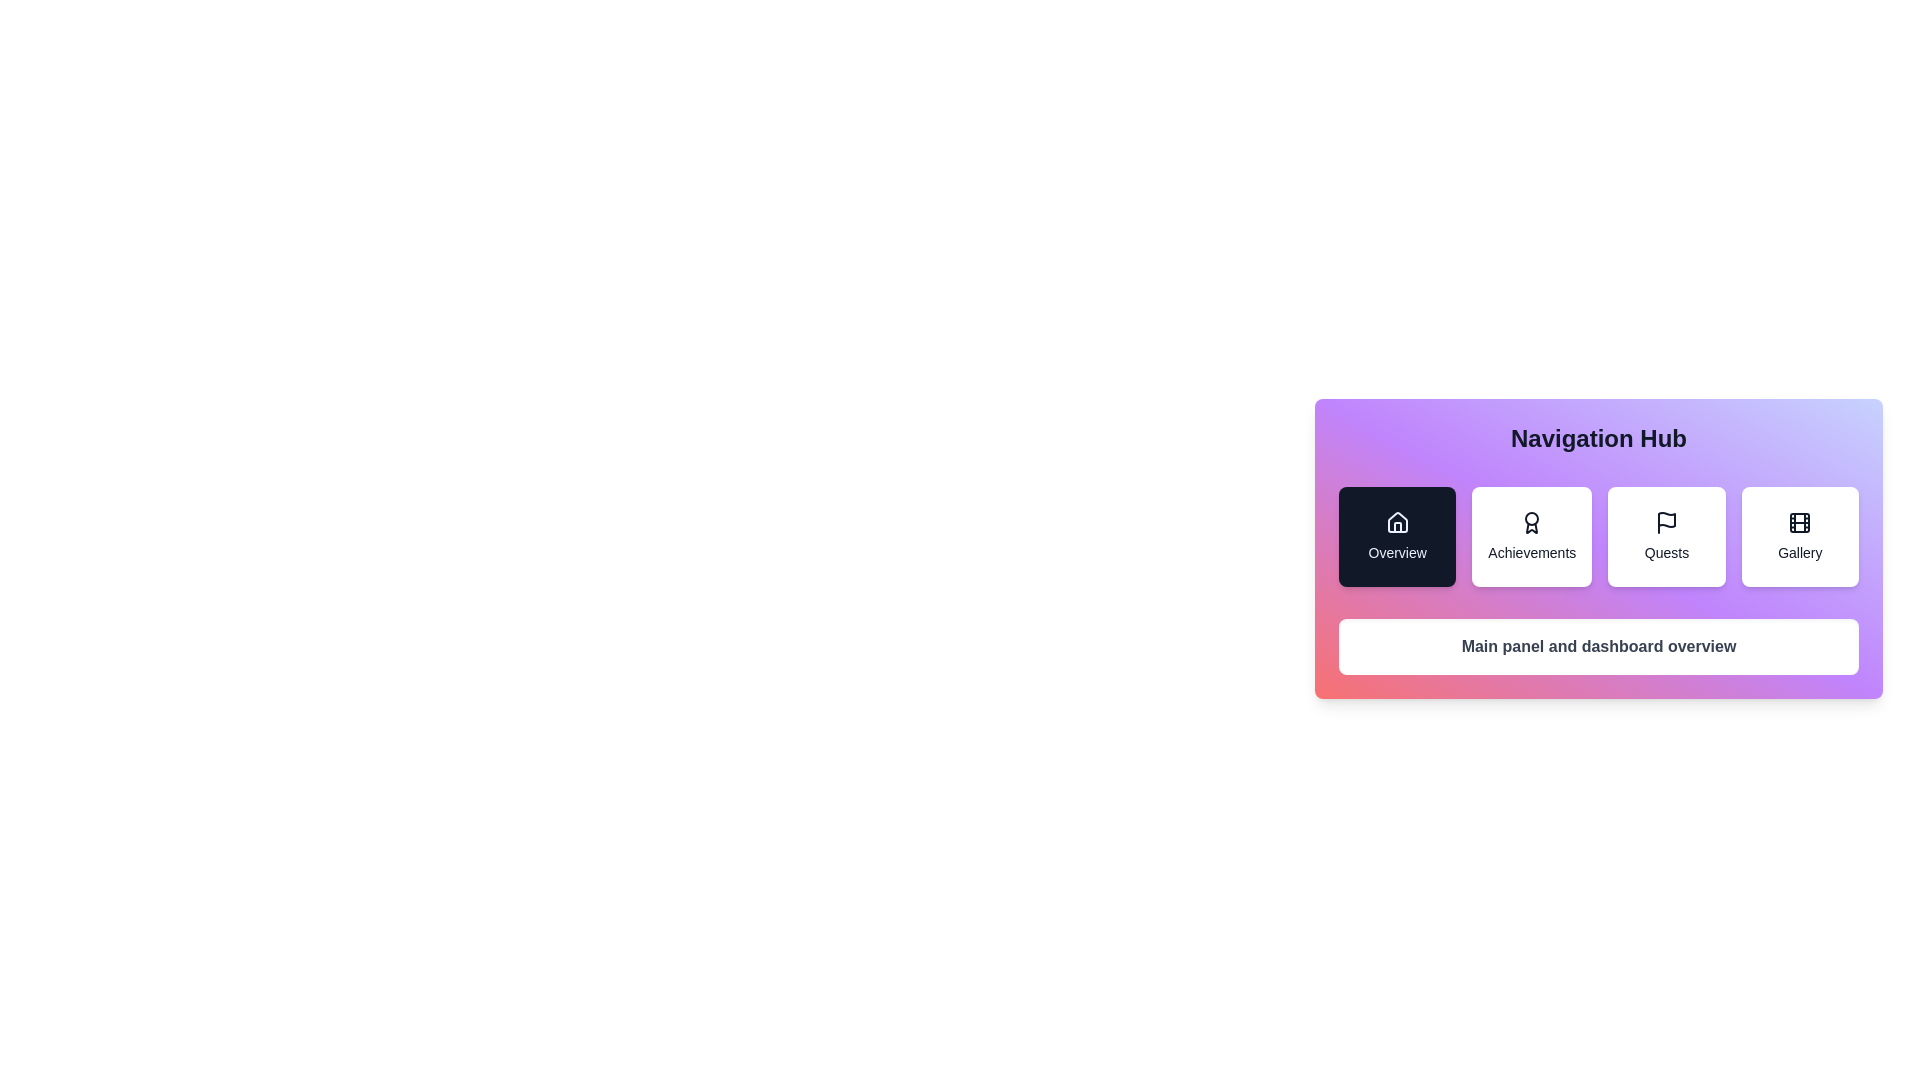  I want to click on the 'Gallery' text label, so click(1800, 552).